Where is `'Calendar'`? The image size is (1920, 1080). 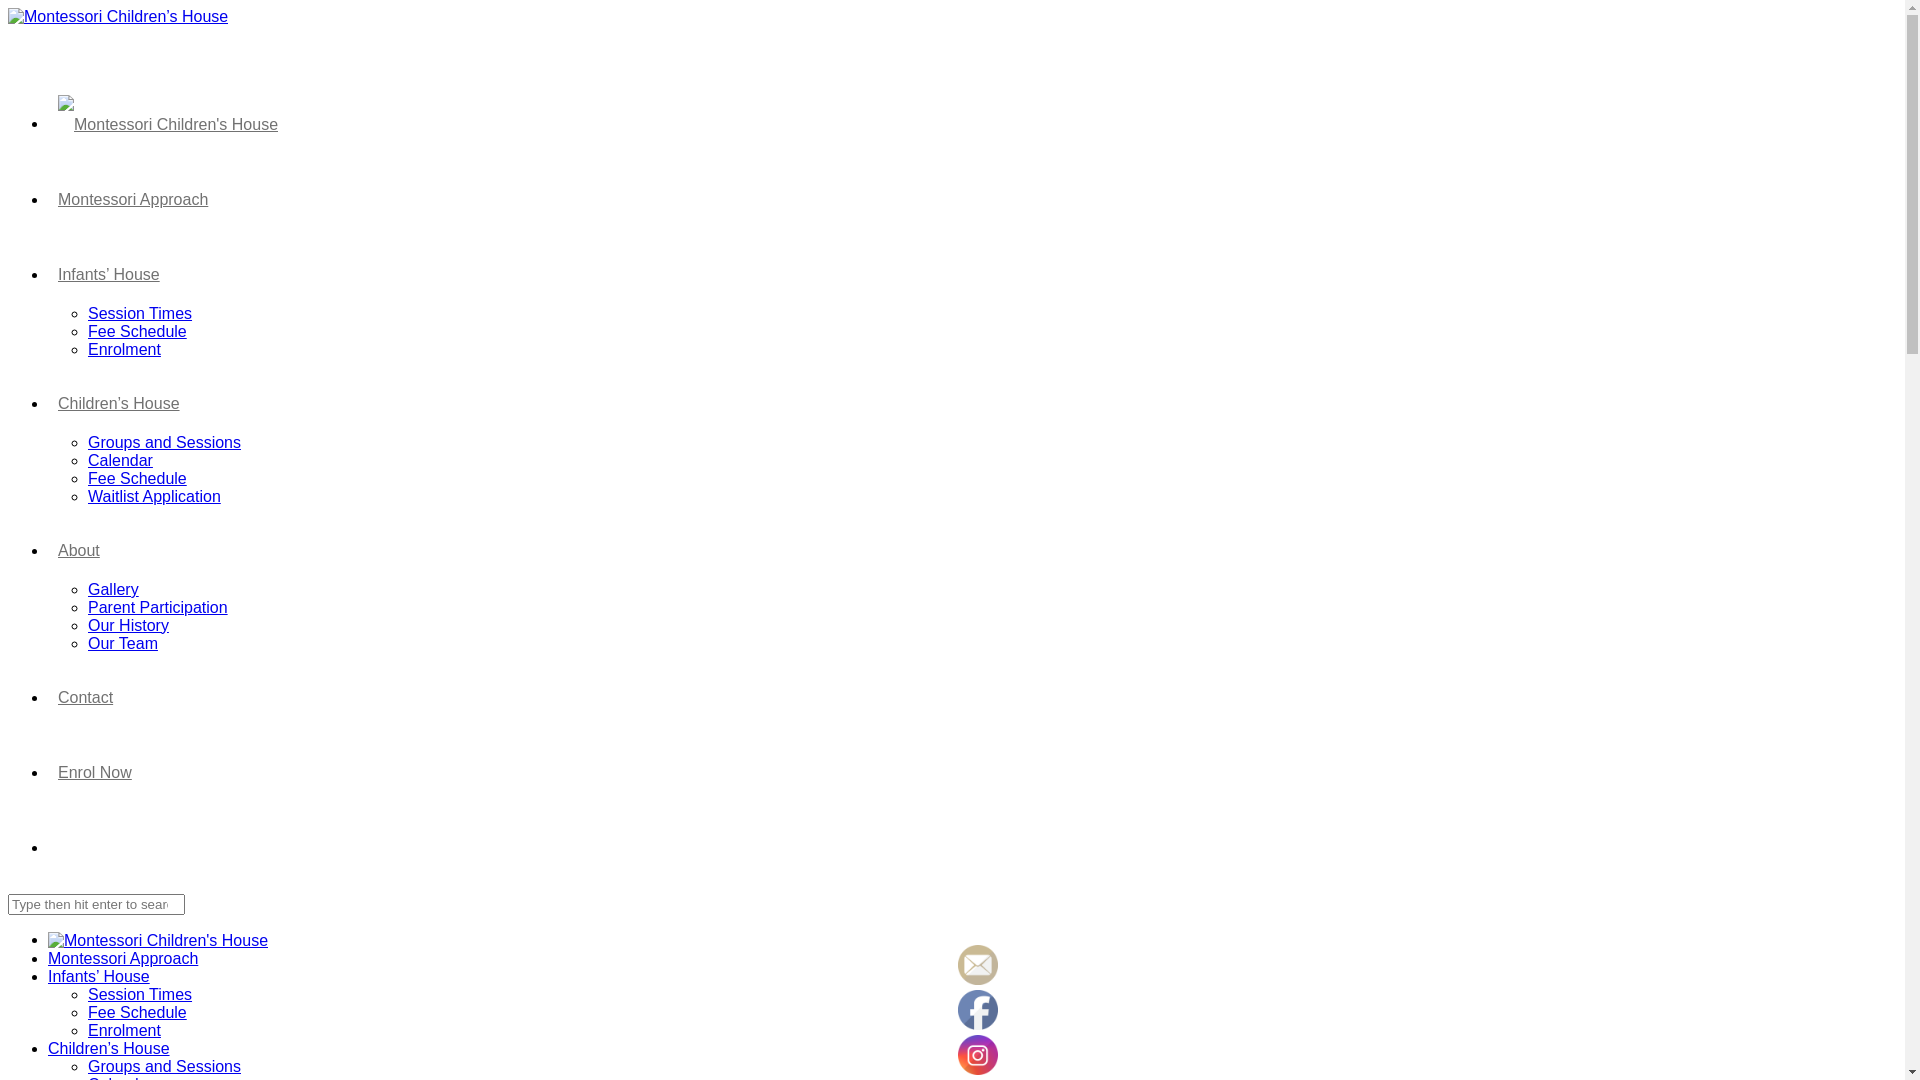 'Calendar' is located at coordinates (86, 460).